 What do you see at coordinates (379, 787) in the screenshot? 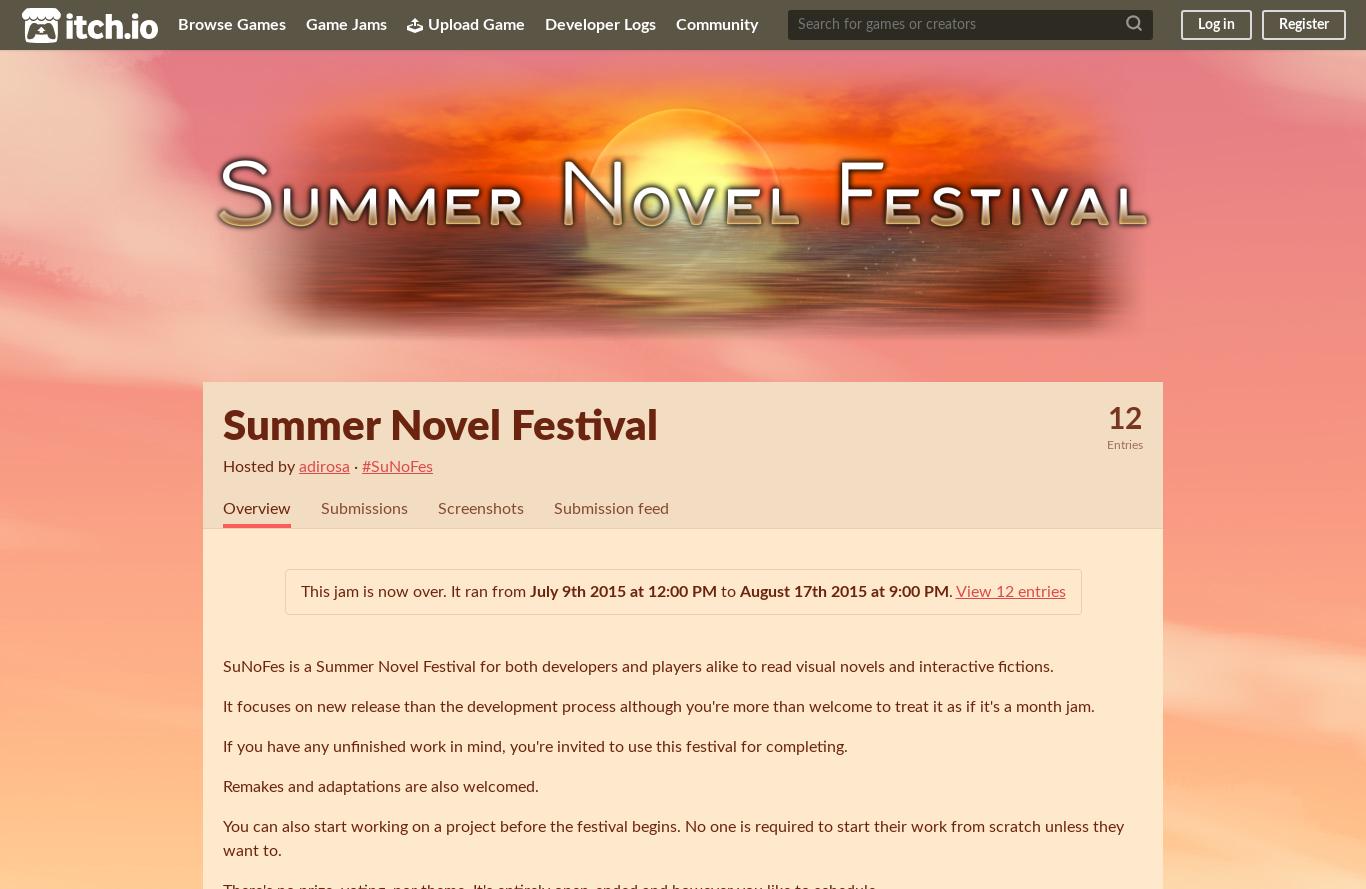
I see `'Remakes and adaptations are also welcomed.'` at bounding box center [379, 787].